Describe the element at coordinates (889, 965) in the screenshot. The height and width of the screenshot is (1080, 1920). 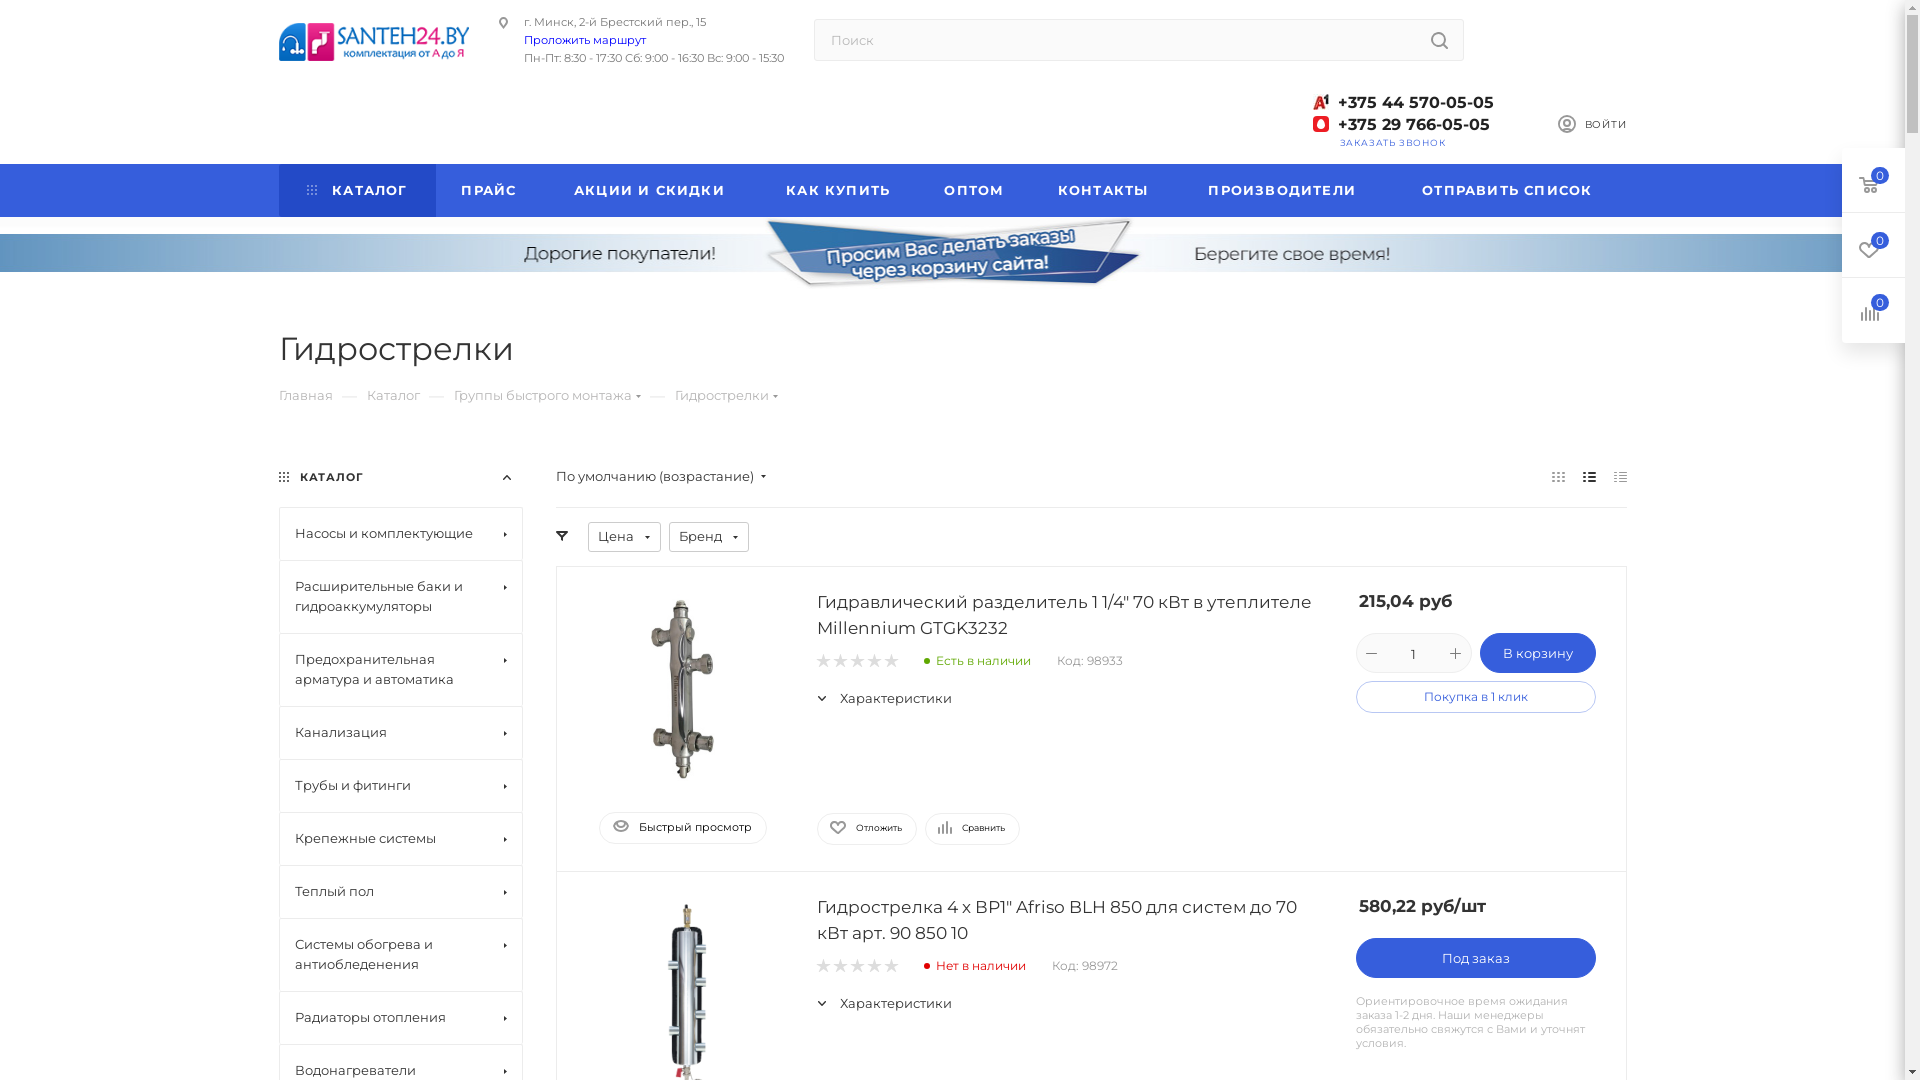
I see `'5'` at that location.